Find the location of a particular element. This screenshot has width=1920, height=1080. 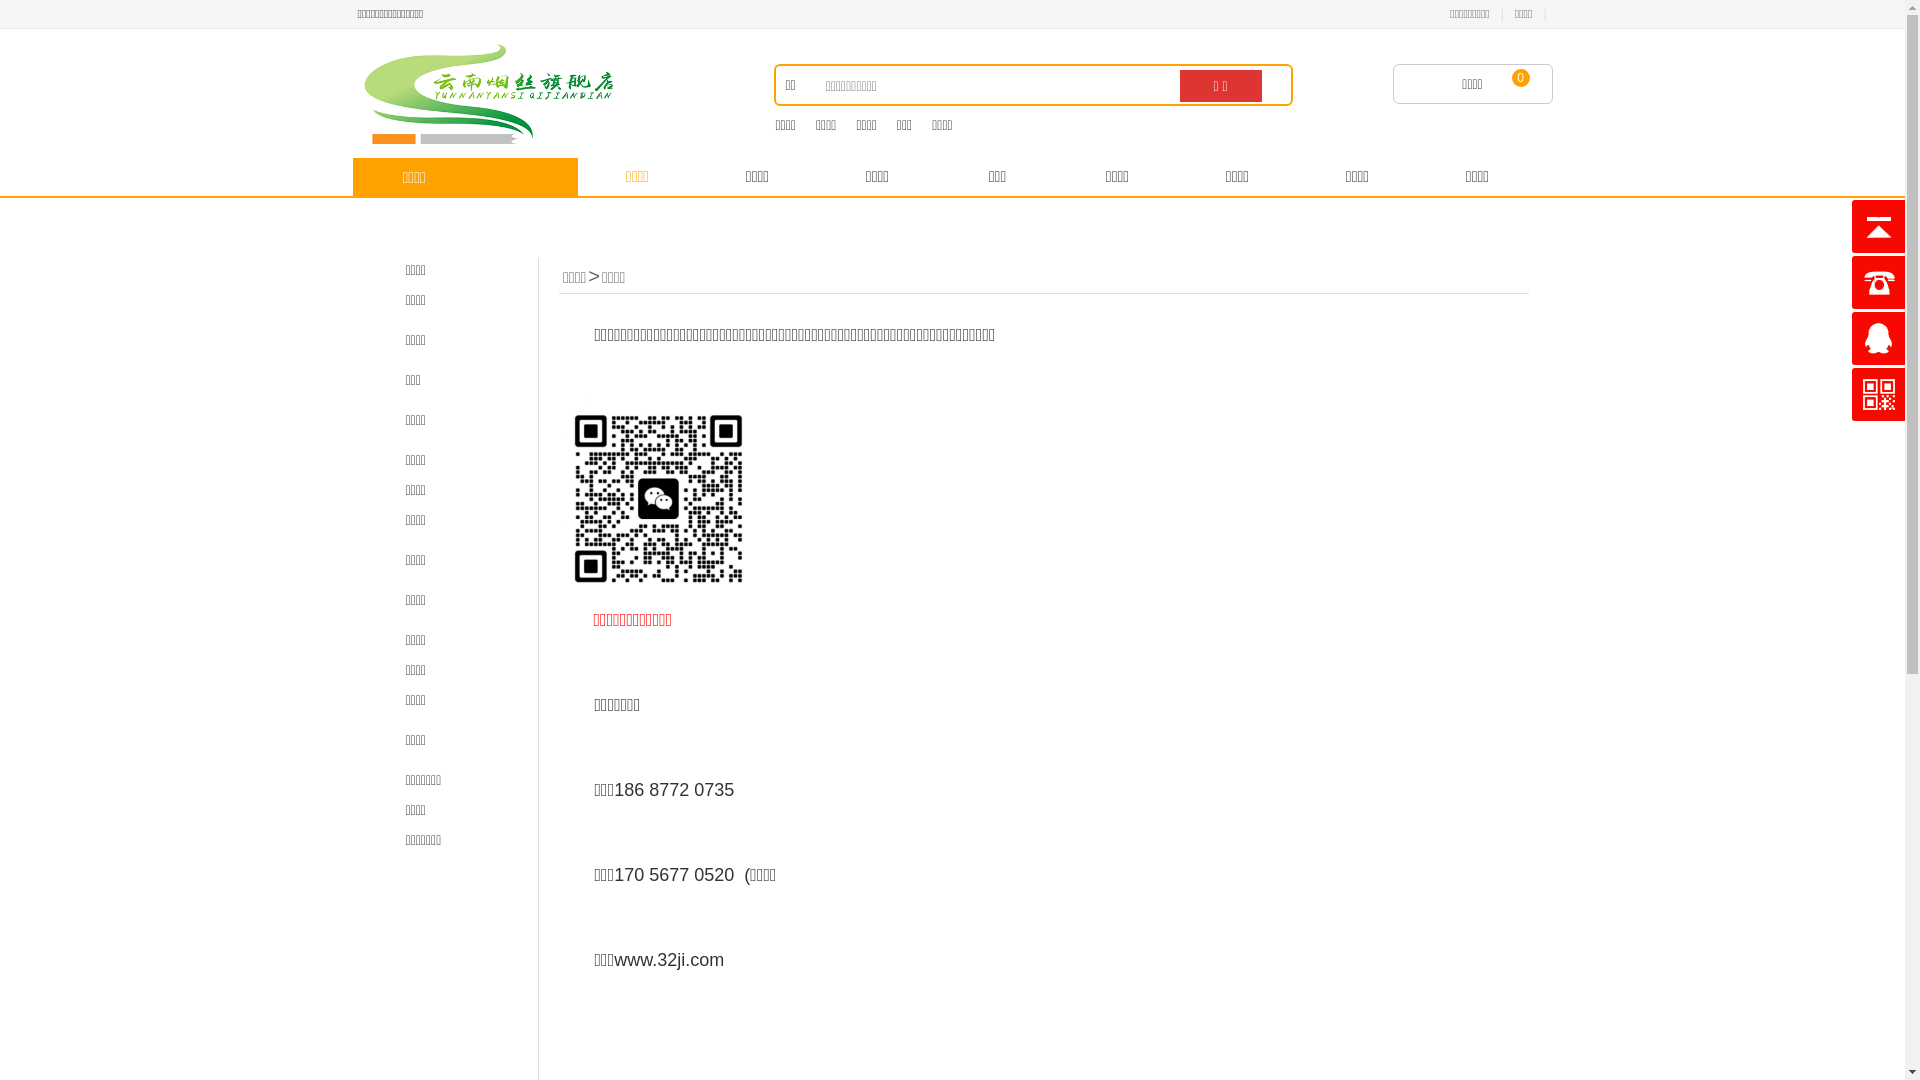

'www.32ji.com' is located at coordinates (668, 959).